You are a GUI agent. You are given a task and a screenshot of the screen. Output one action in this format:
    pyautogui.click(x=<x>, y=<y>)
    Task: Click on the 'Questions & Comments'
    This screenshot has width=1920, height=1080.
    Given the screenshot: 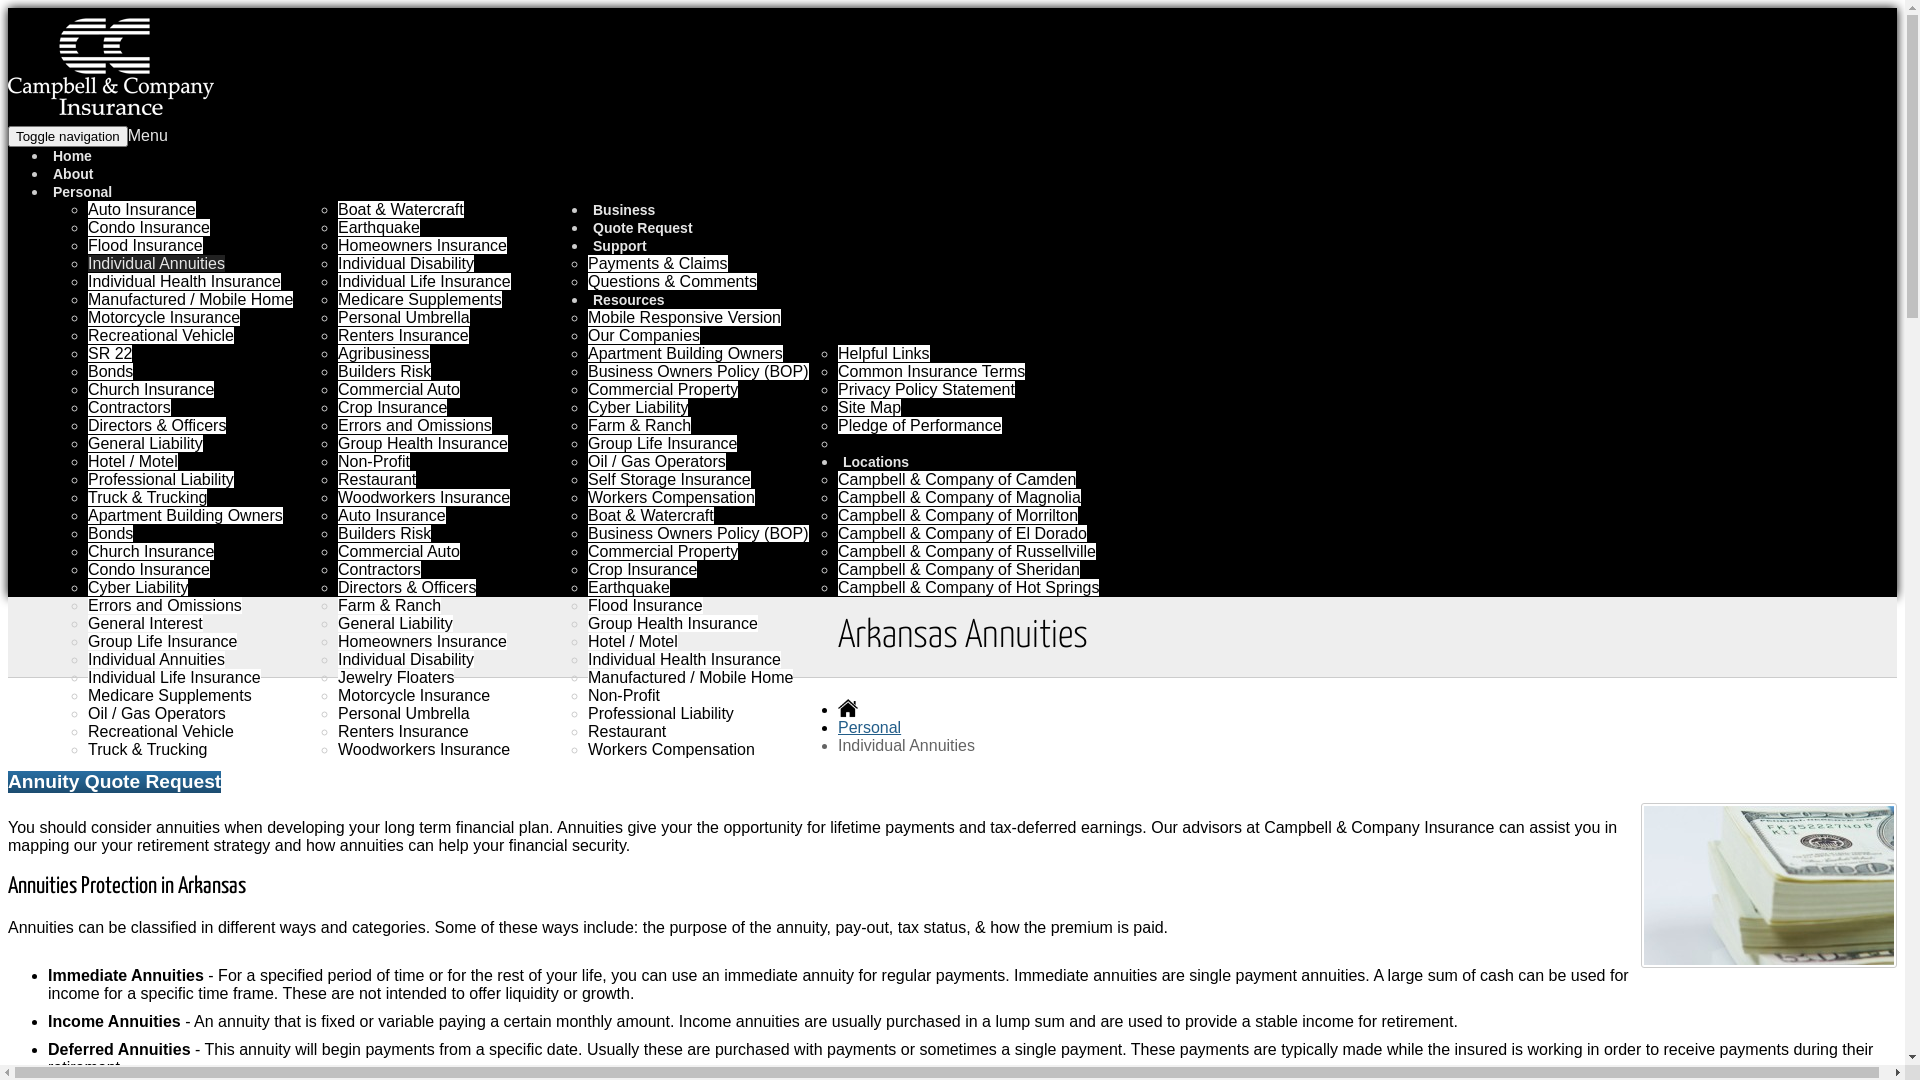 What is the action you would take?
    pyautogui.click(x=672, y=281)
    